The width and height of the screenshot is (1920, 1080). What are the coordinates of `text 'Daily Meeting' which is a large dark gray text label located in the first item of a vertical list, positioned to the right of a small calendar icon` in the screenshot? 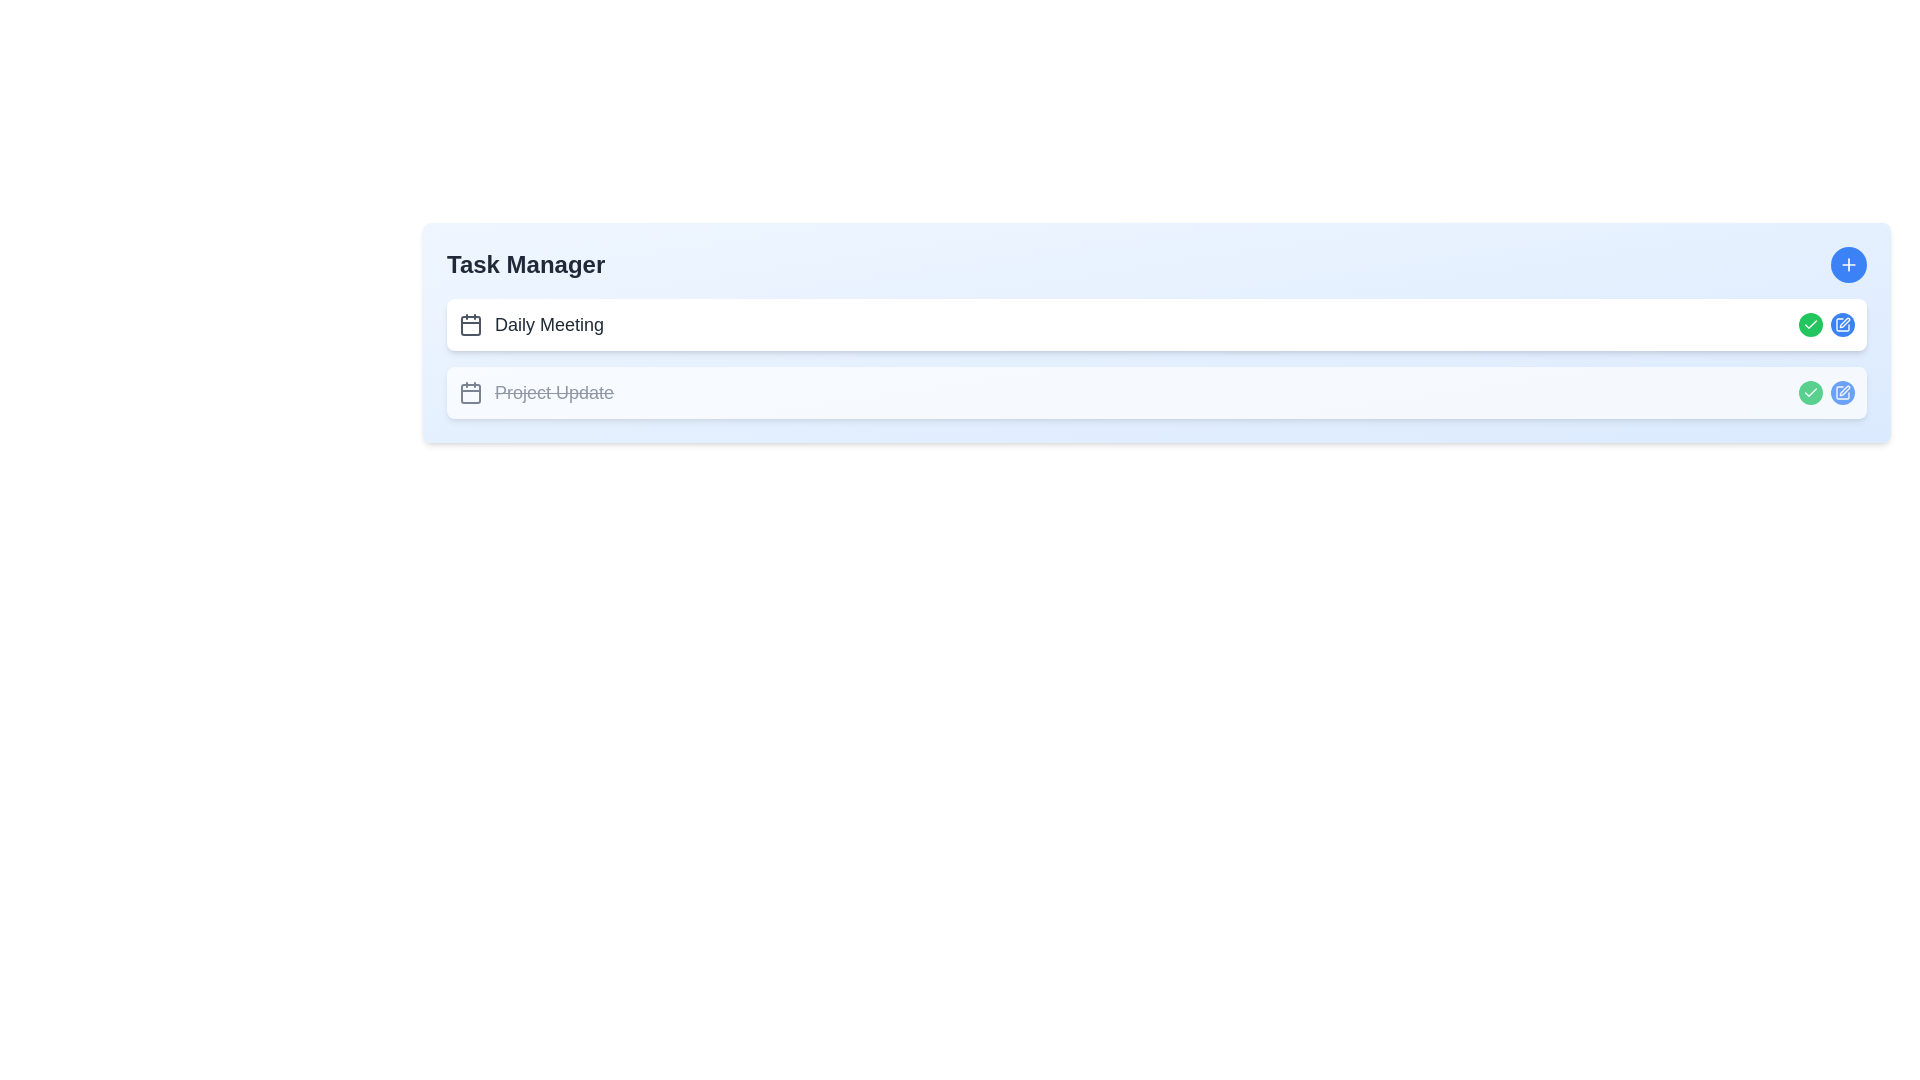 It's located at (549, 323).